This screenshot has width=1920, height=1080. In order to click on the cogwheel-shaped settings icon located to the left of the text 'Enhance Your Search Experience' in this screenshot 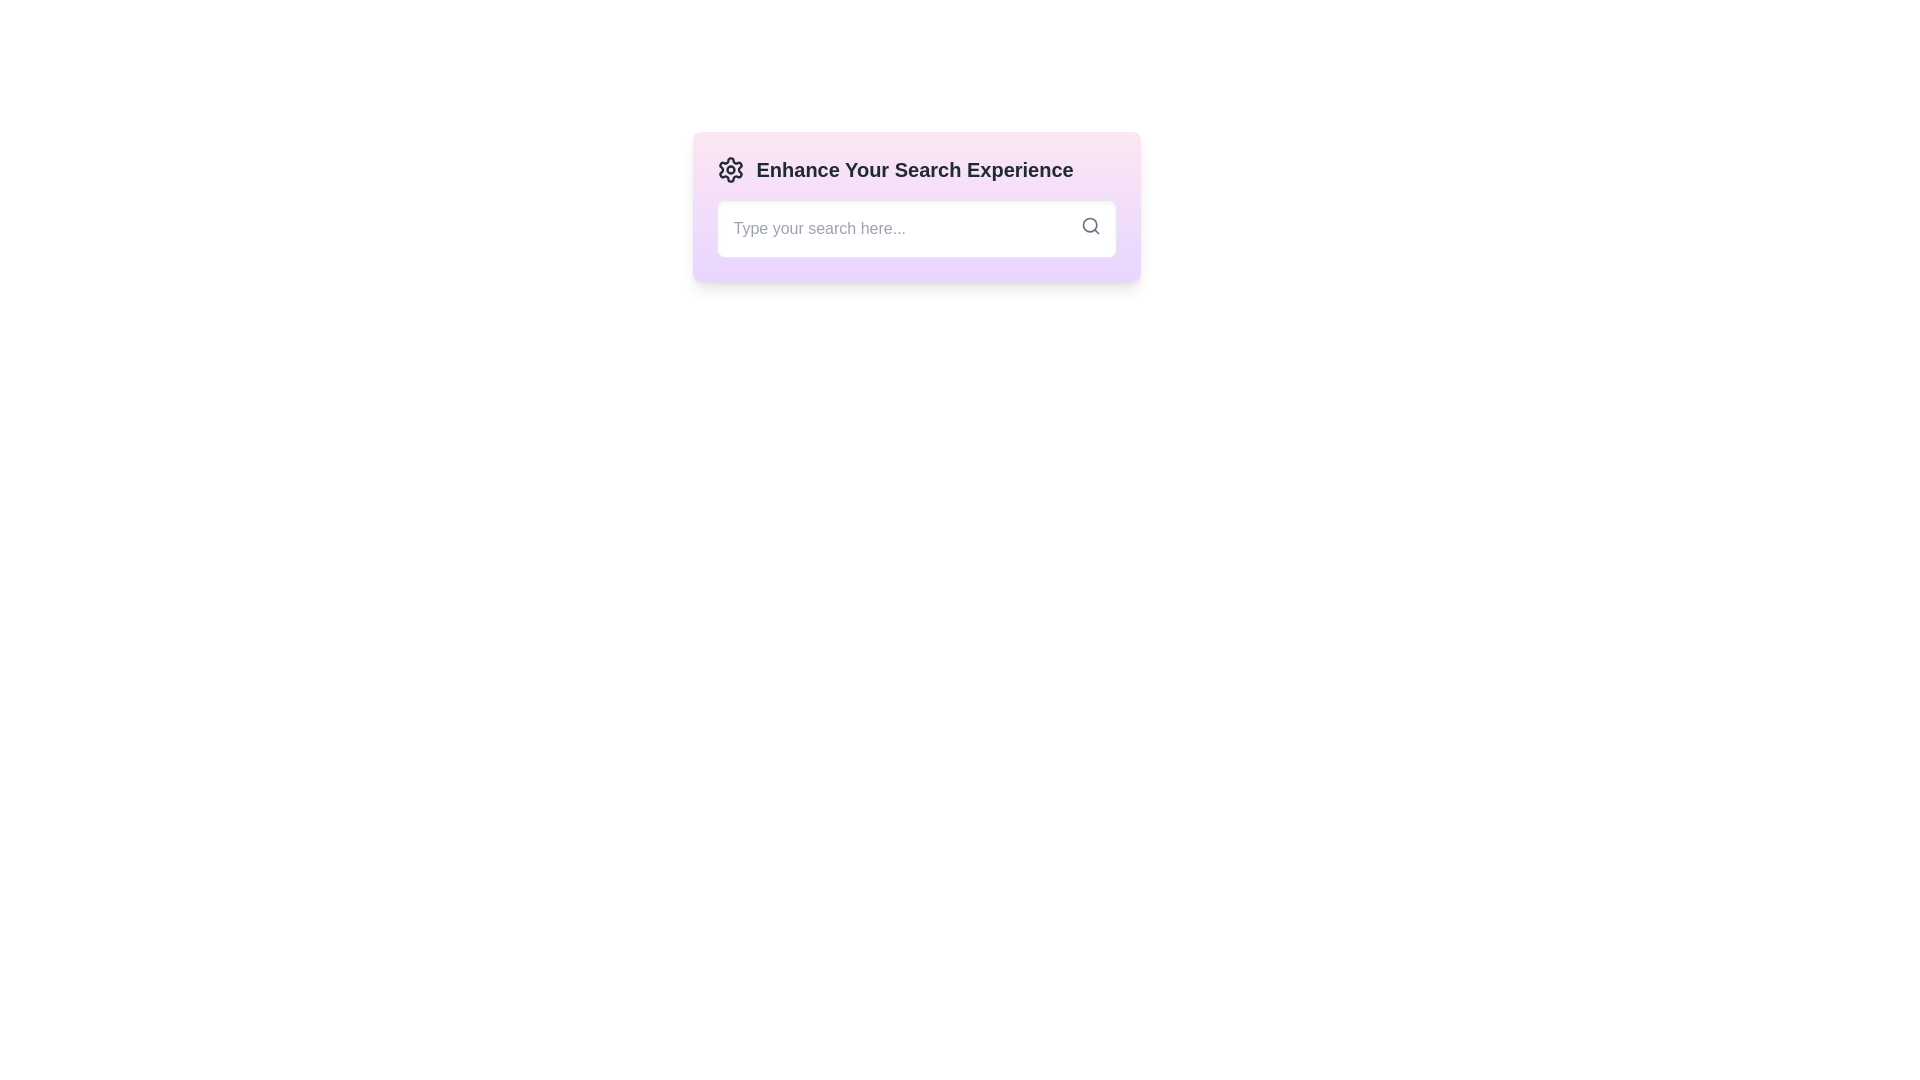, I will do `click(729, 168)`.